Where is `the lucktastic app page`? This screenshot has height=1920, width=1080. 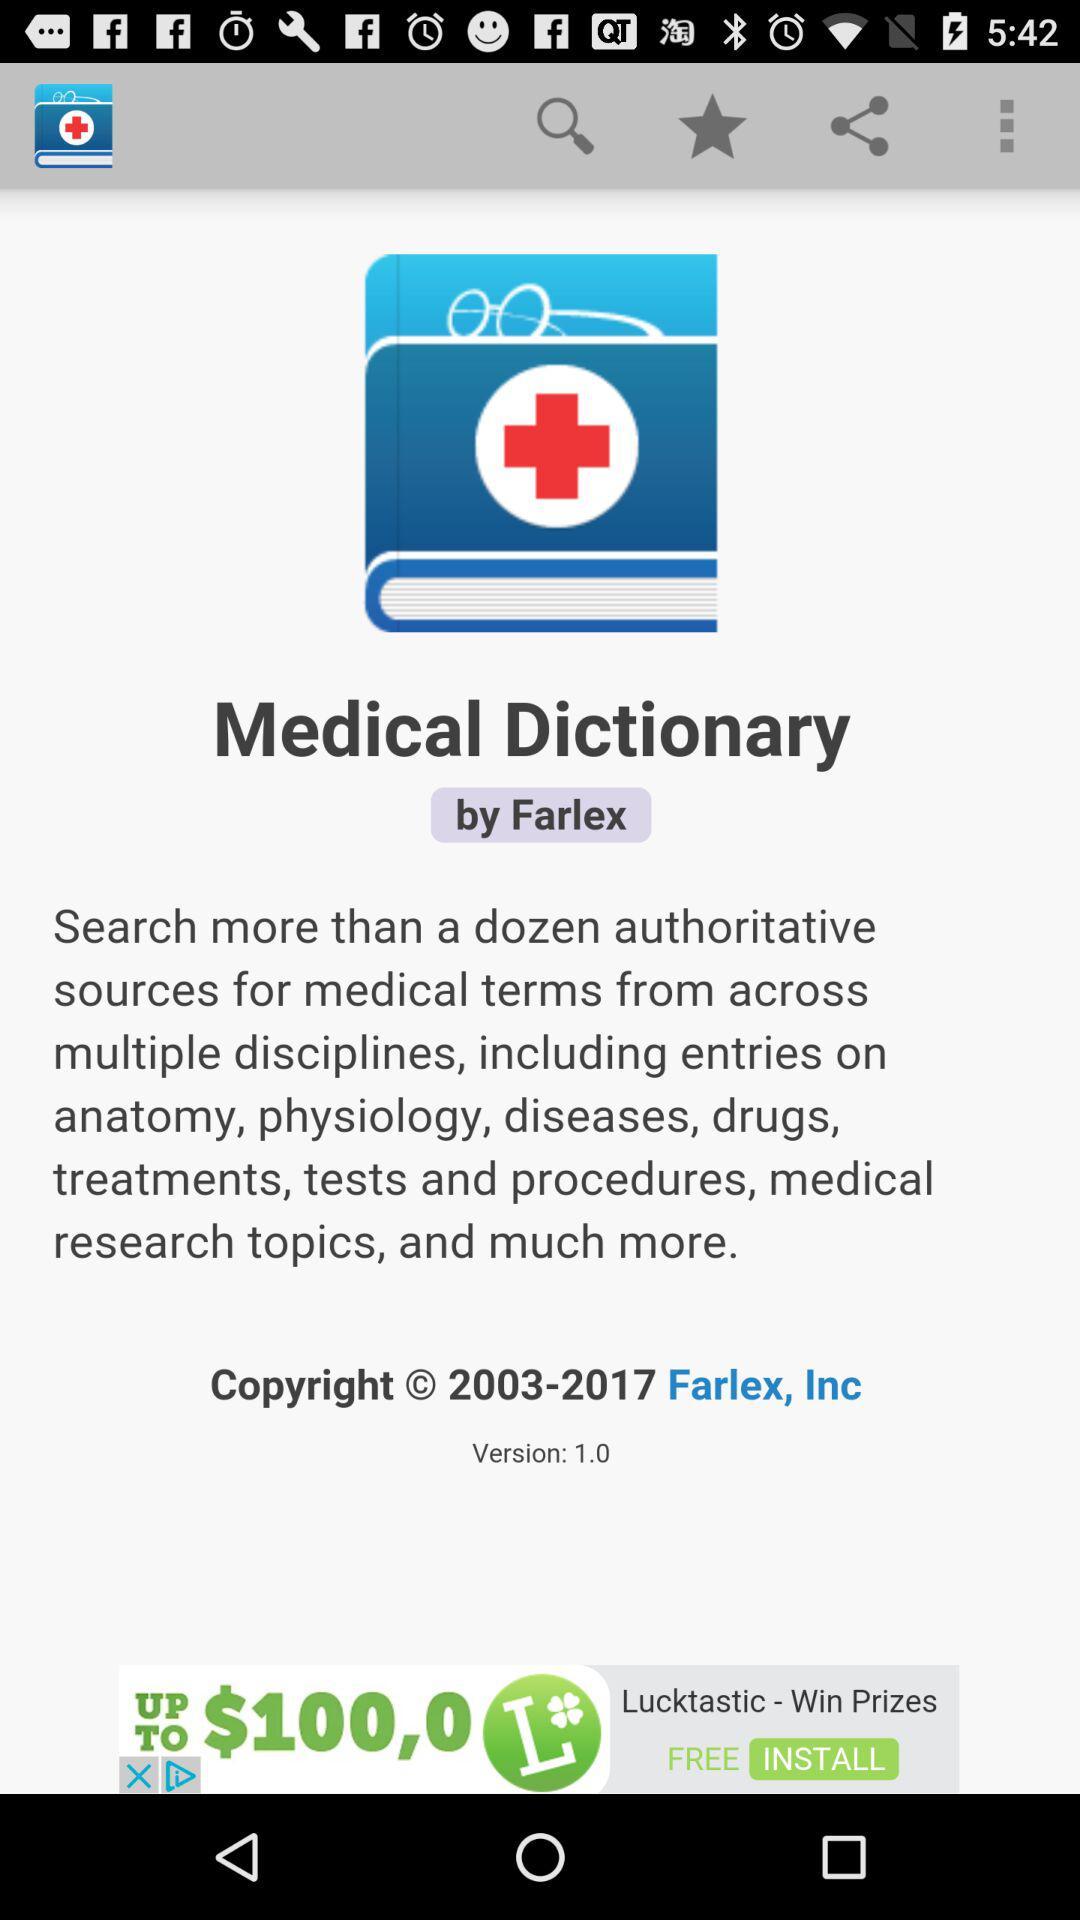 the lucktastic app page is located at coordinates (538, 1726).